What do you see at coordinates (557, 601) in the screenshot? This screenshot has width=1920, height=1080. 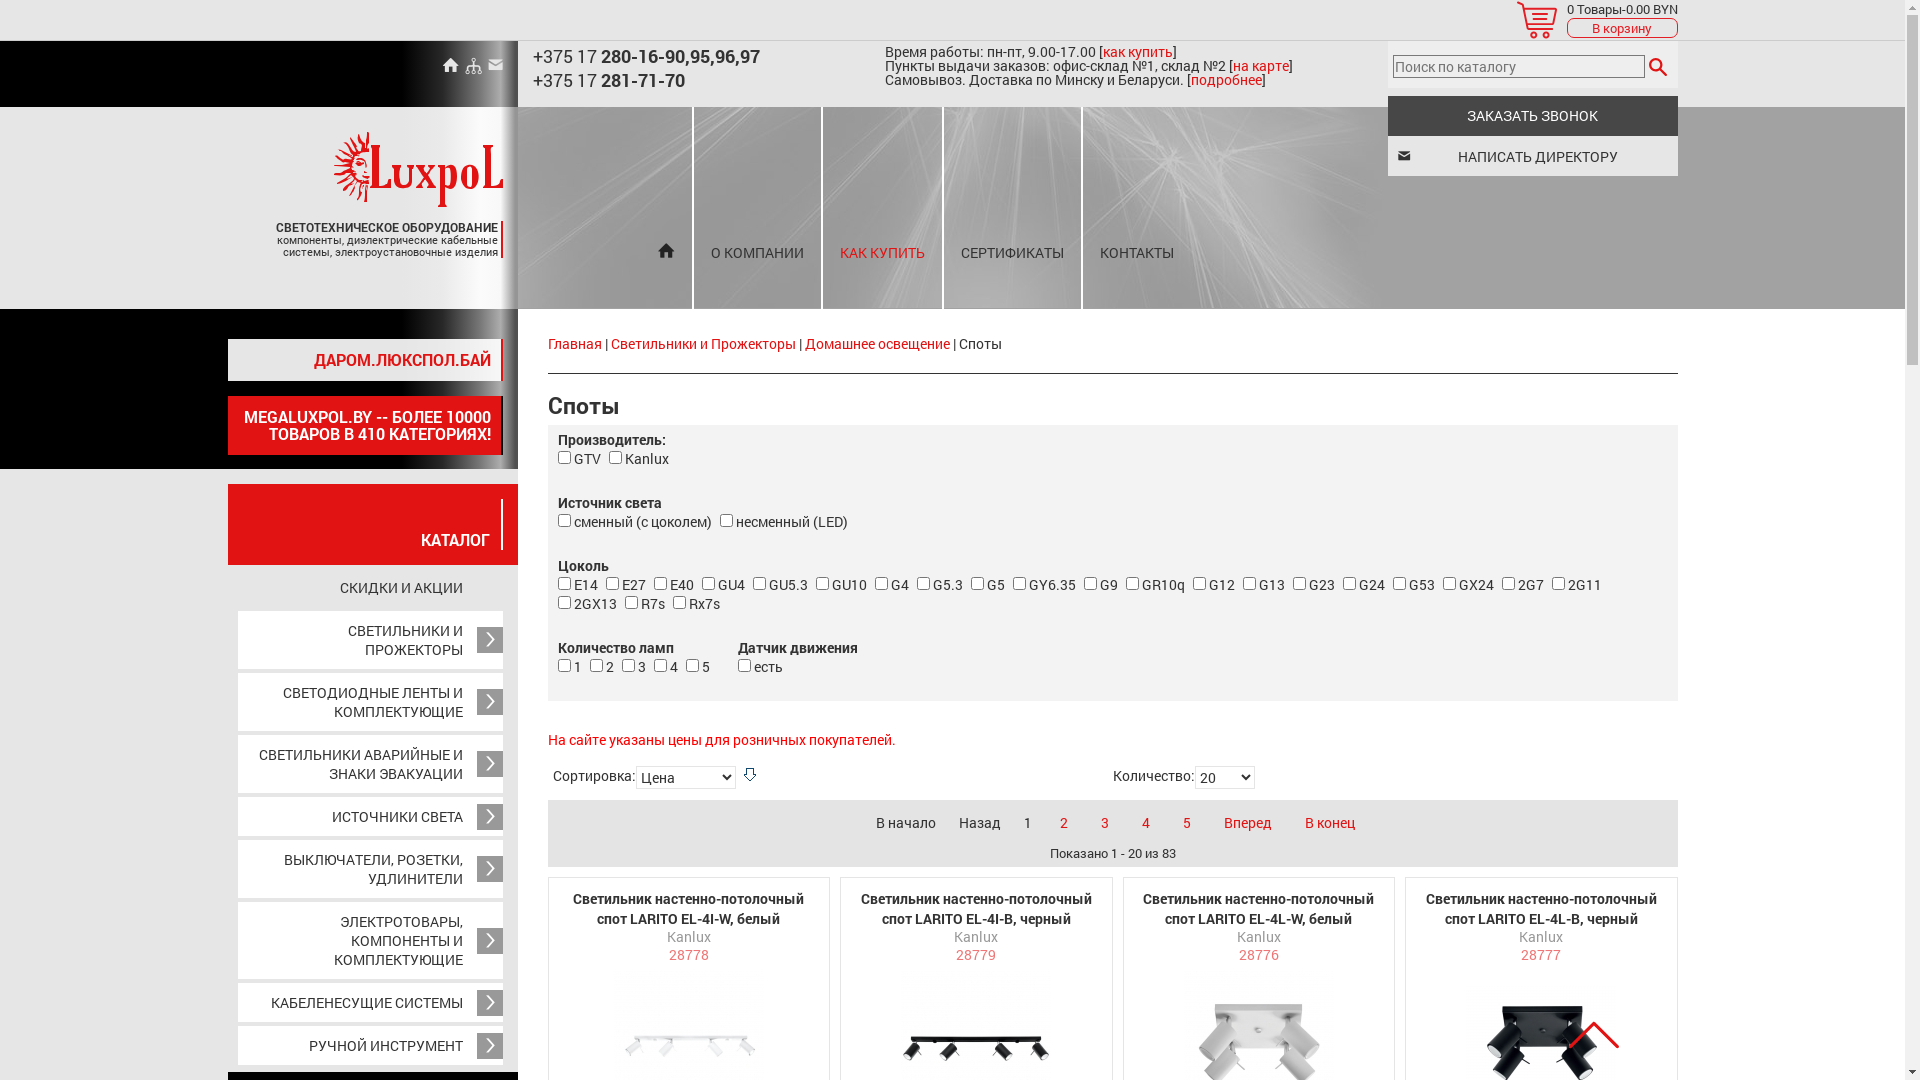 I see `'74'` at bounding box center [557, 601].